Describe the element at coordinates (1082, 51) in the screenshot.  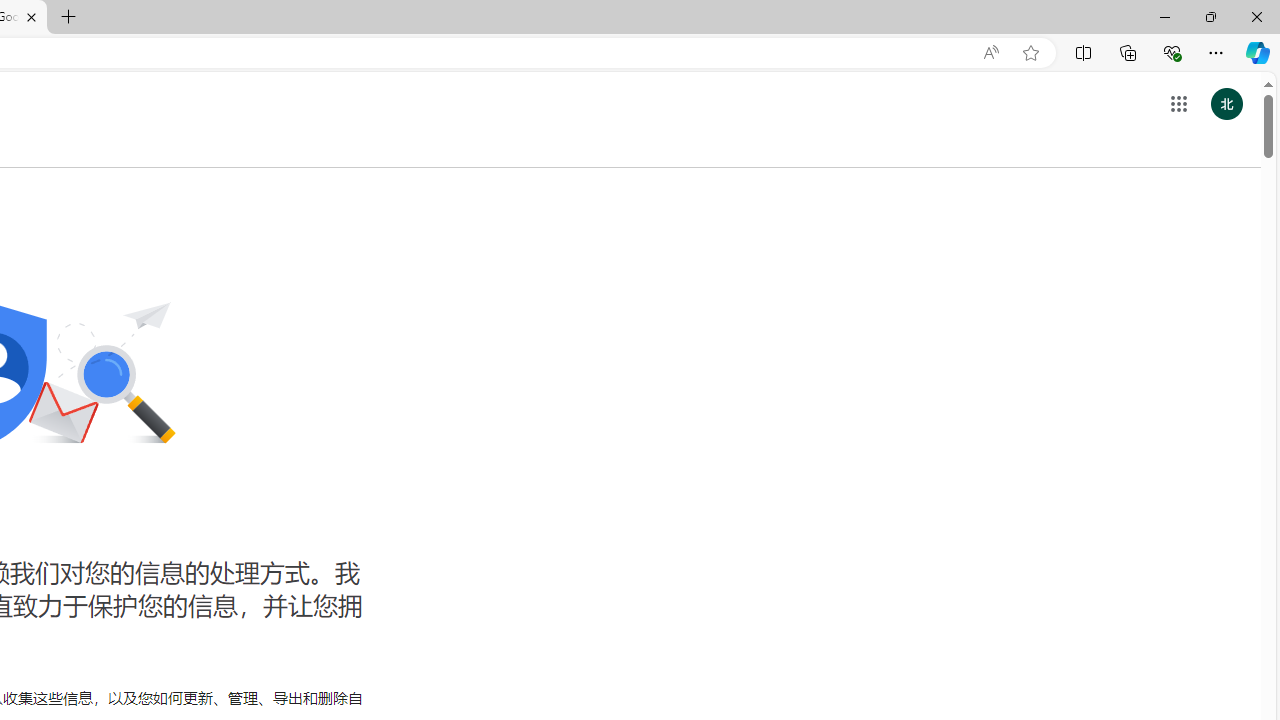
I see `'Split screen'` at that location.